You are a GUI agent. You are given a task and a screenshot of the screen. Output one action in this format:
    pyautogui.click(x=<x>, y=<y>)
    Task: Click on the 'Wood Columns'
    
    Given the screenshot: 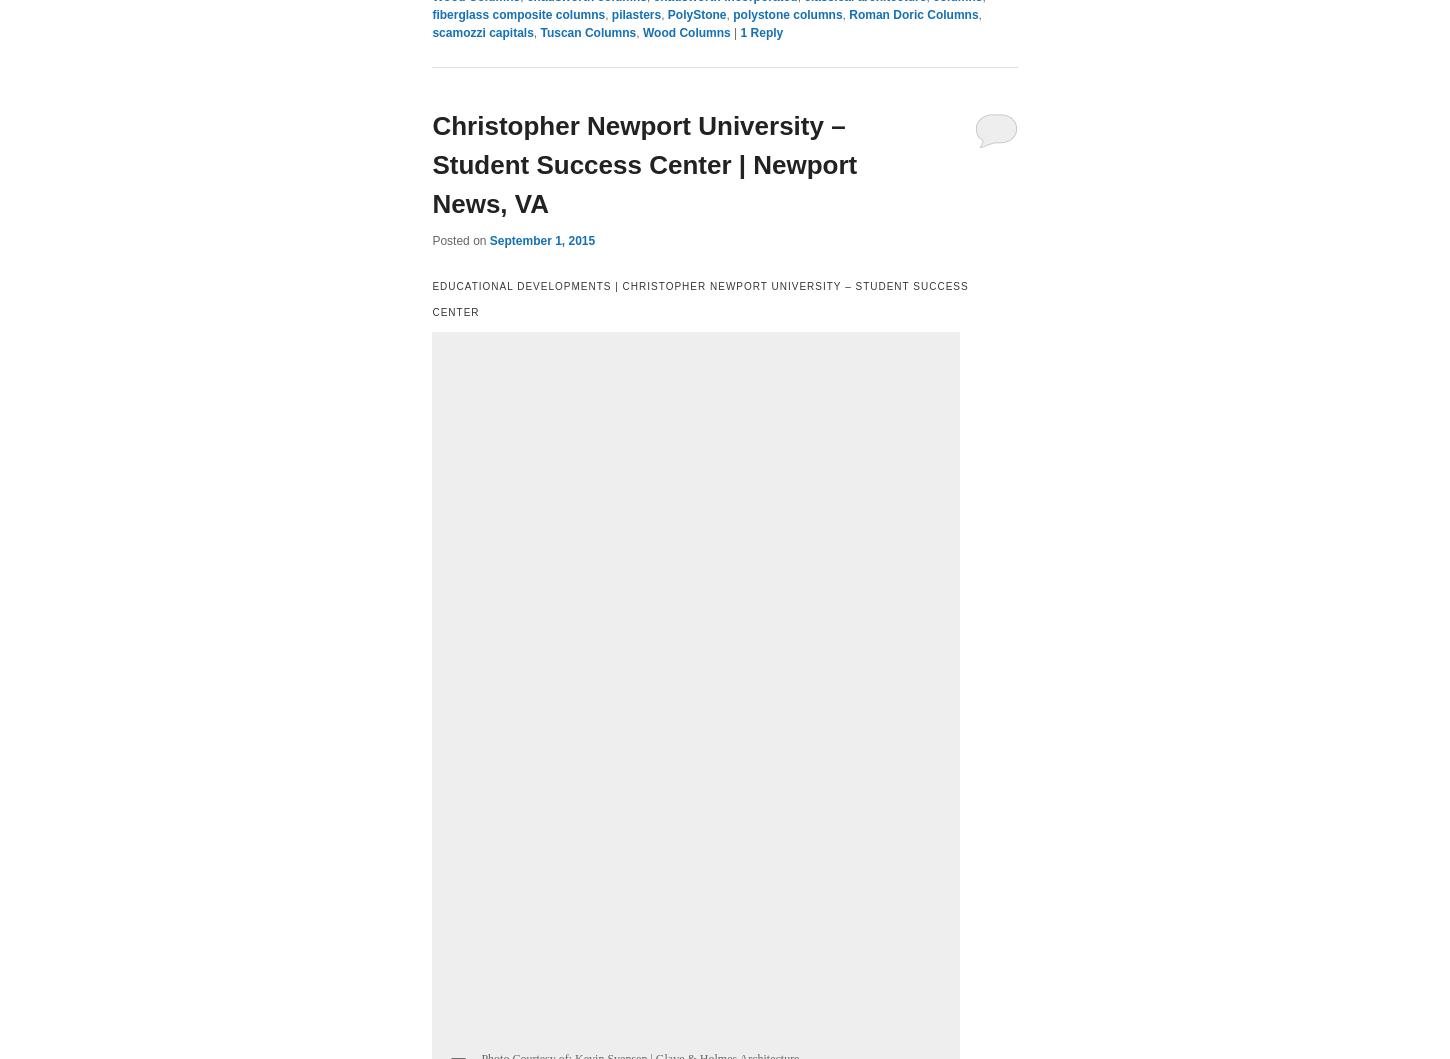 What is the action you would take?
    pyautogui.click(x=684, y=33)
    